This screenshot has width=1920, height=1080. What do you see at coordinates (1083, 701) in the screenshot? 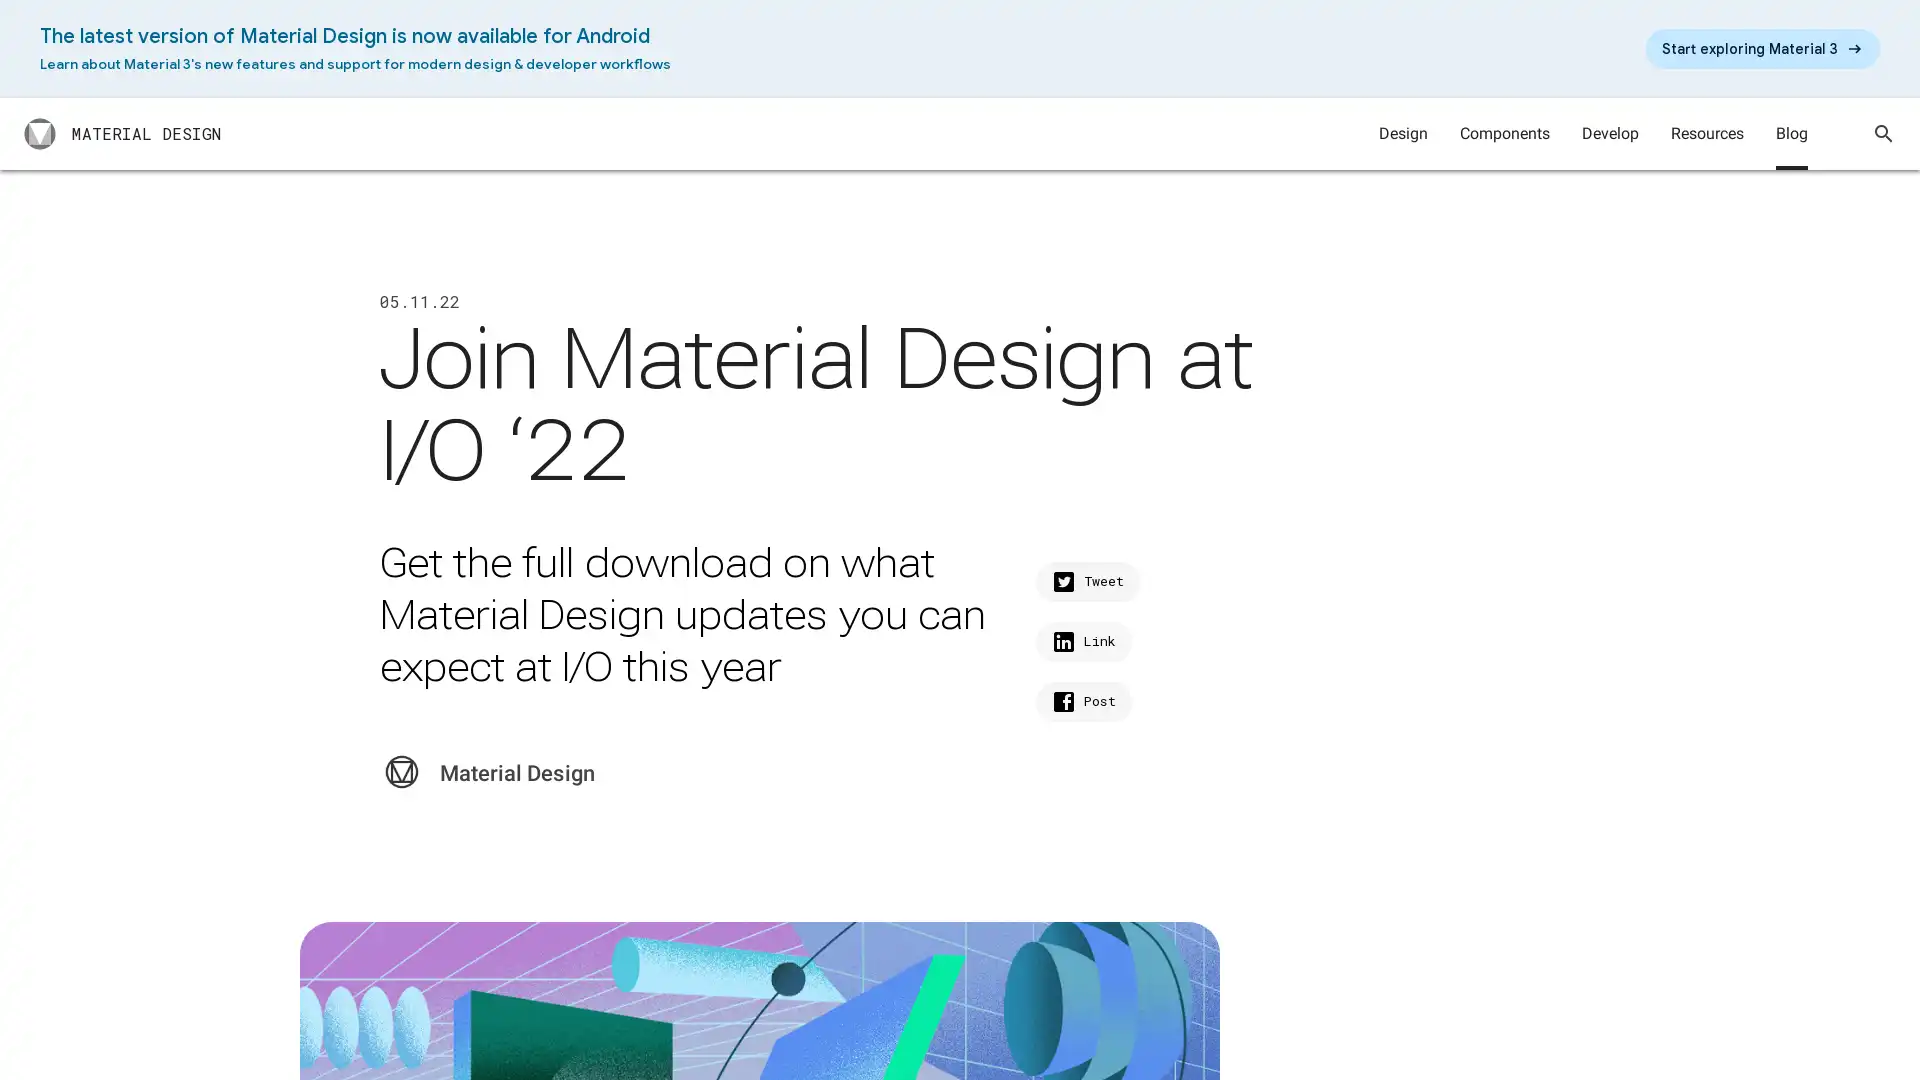
I see `share on Facebook` at bounding box center [1083, 701].